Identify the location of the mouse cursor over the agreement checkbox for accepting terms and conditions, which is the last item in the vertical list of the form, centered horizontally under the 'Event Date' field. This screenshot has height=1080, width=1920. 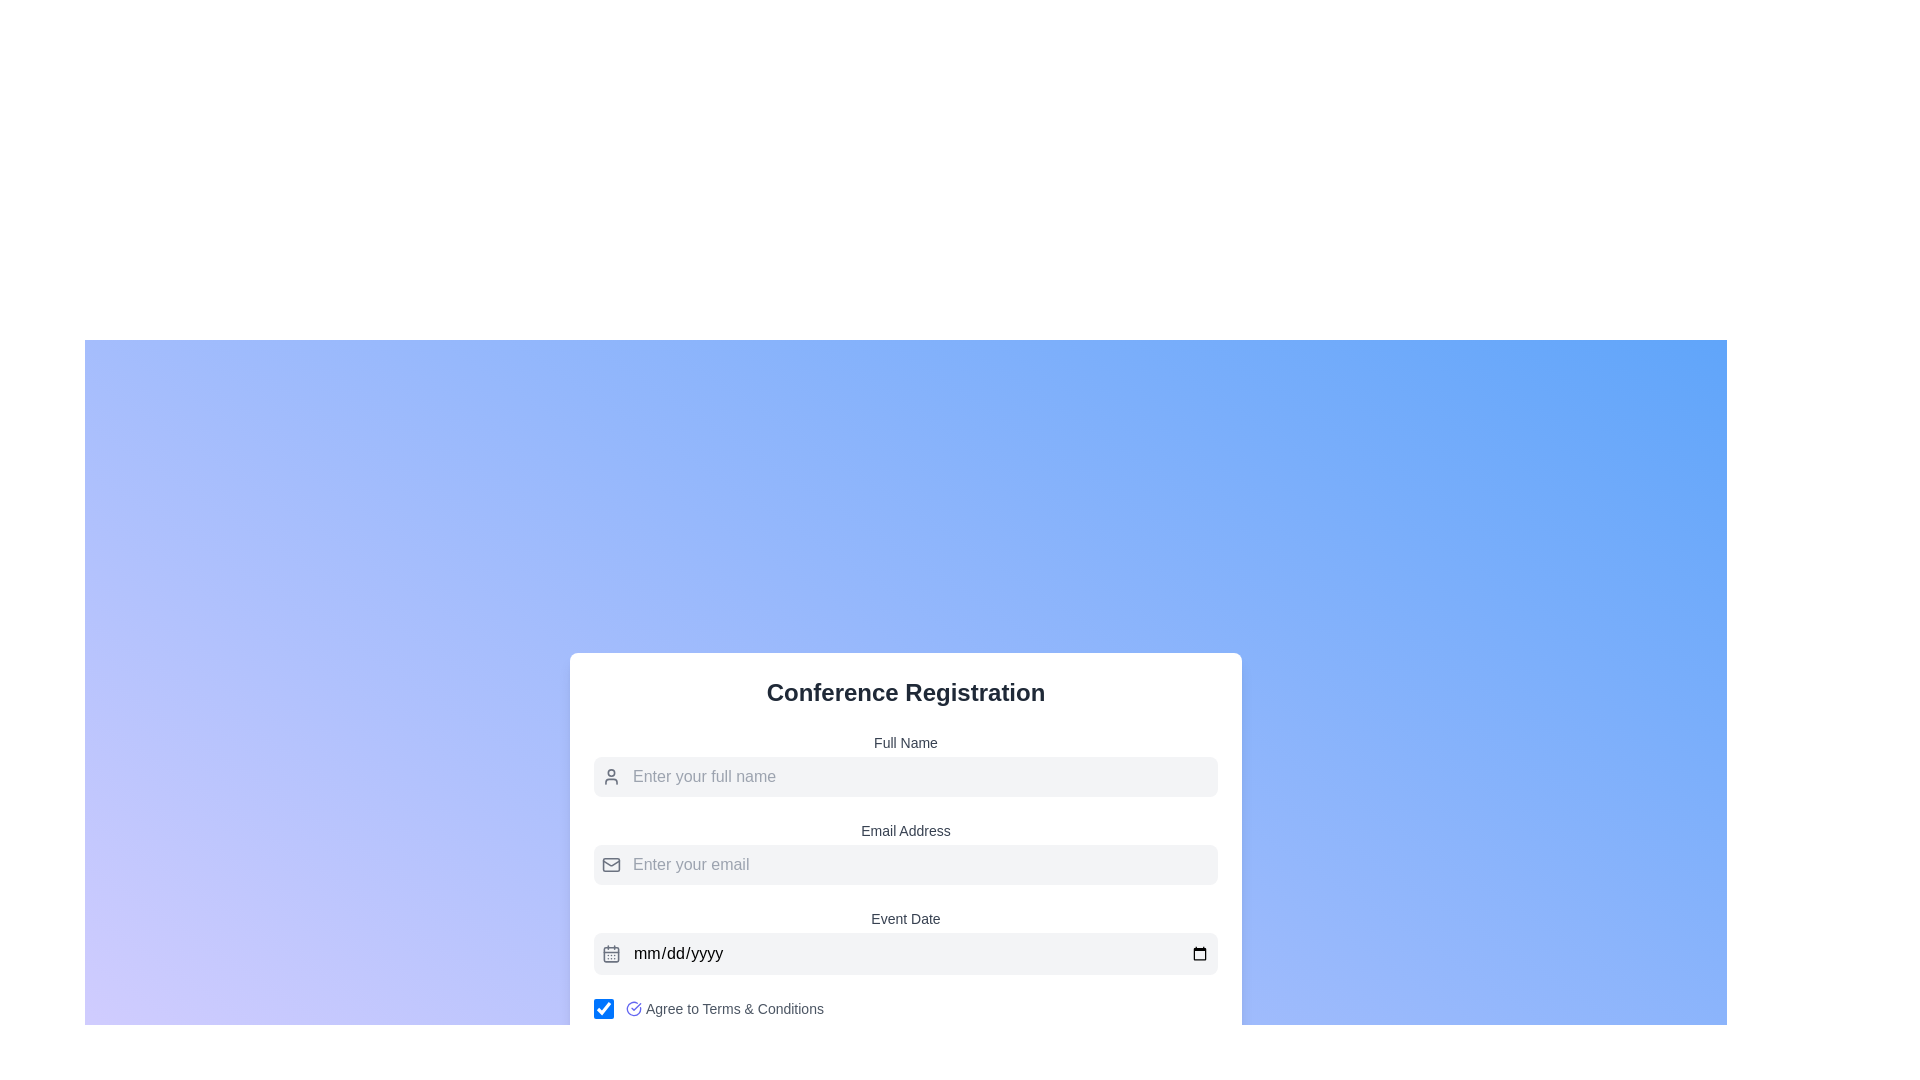
(905, 1009).